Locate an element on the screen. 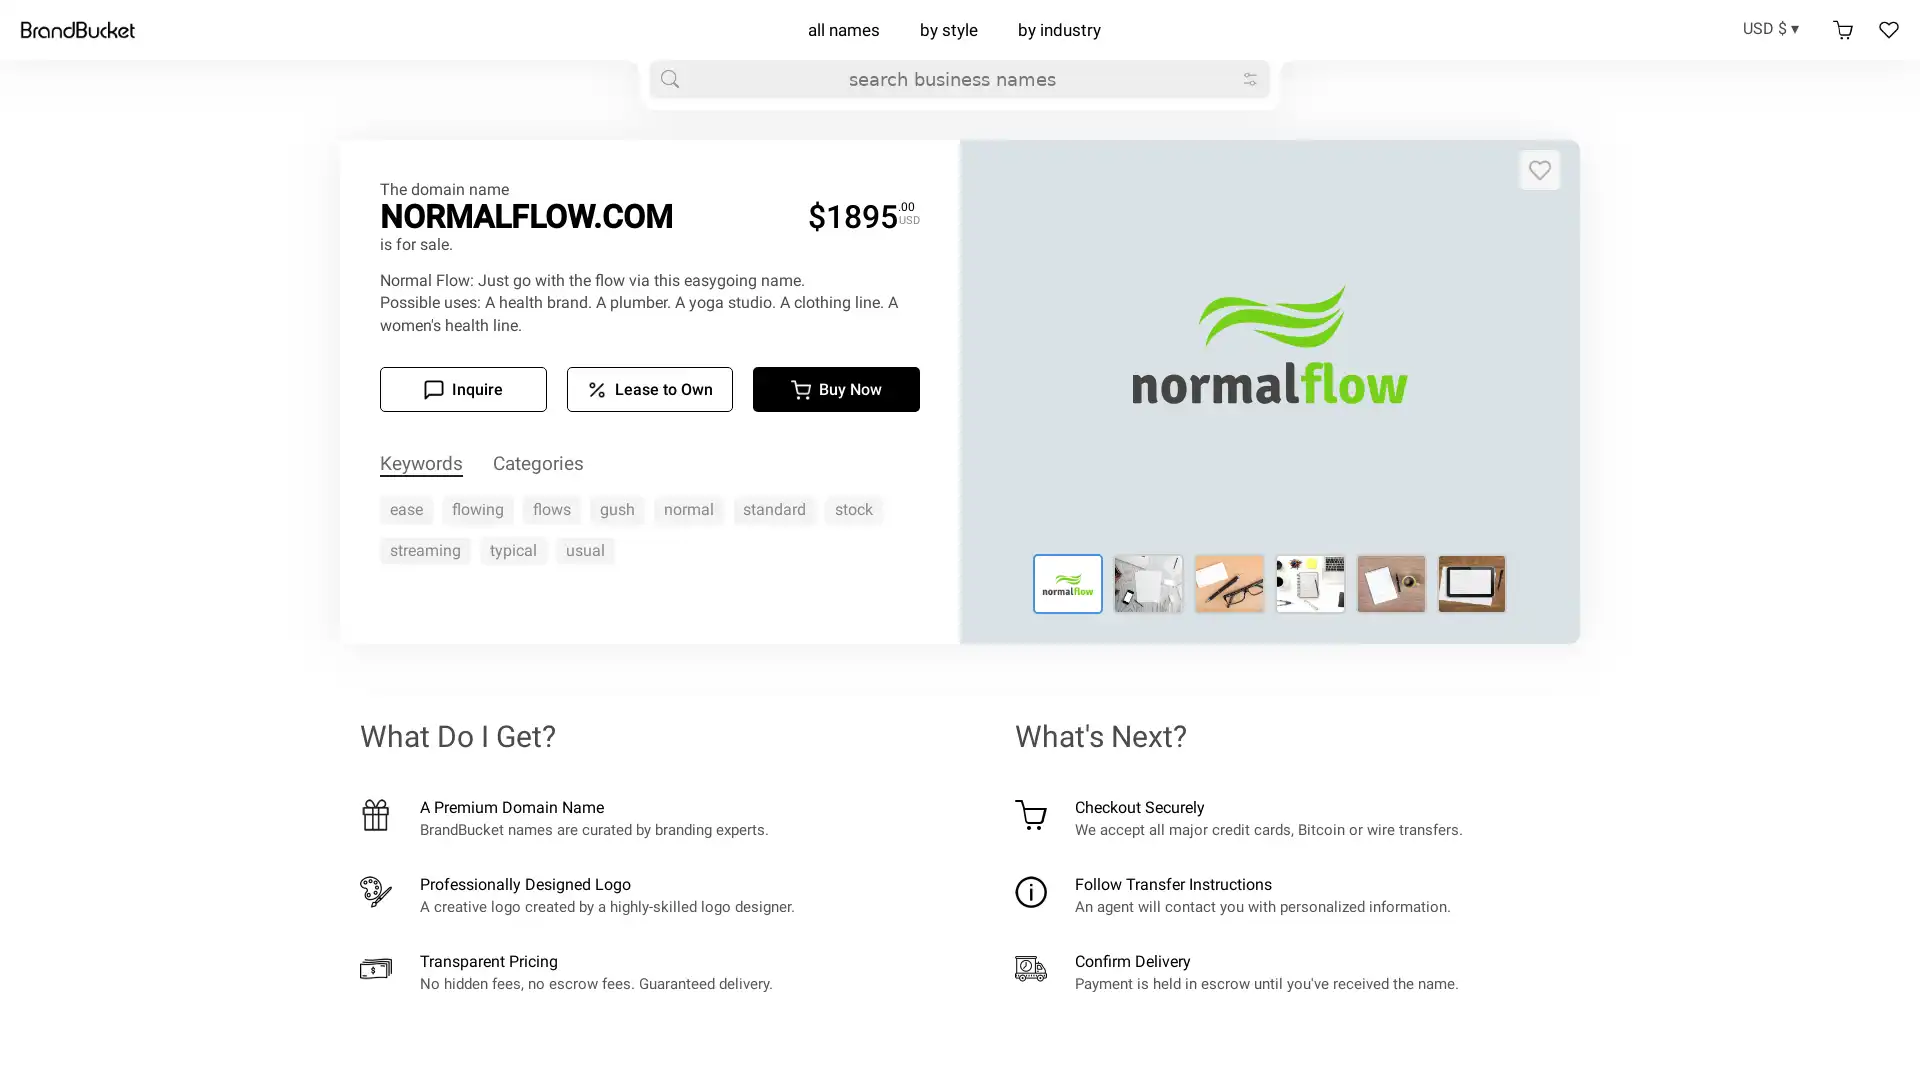  Logo for normalflow.com is located at coordinates (1310, 583).